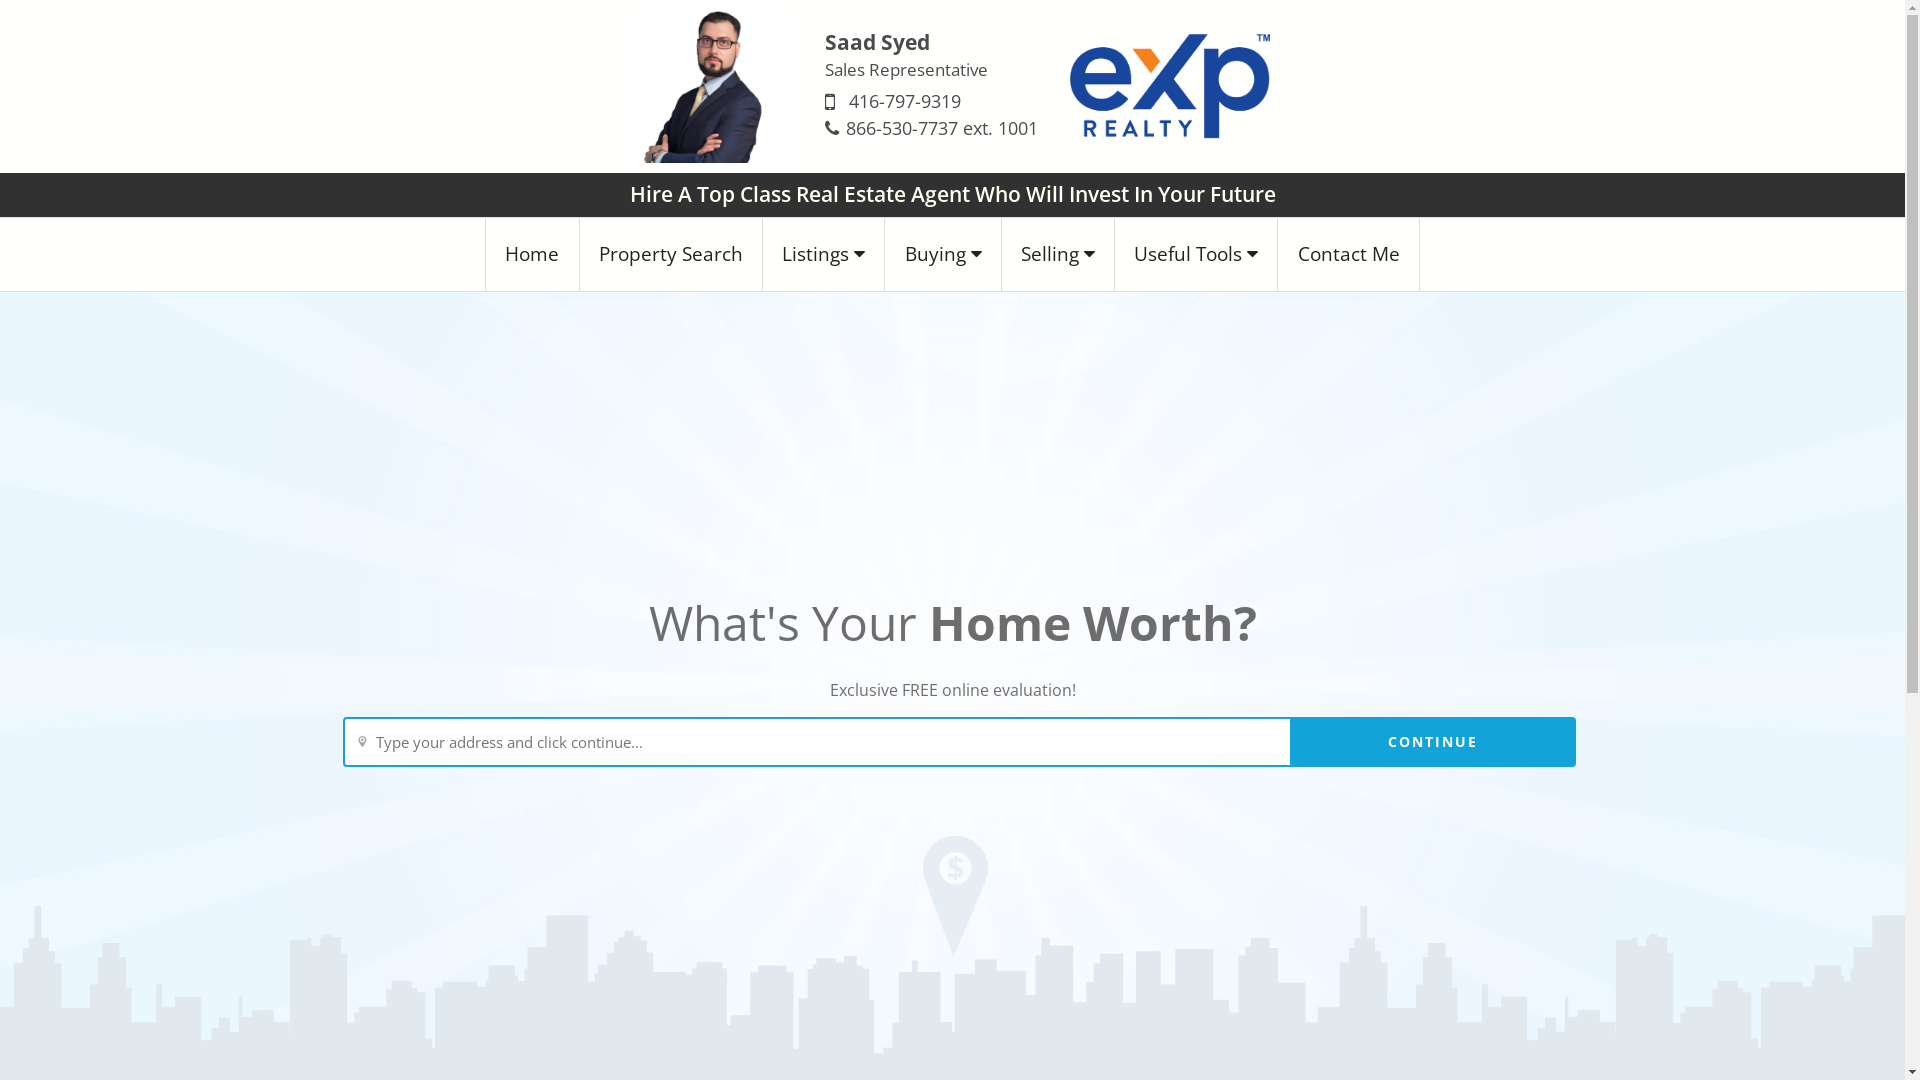 Image resolution: width=1920 pixels, height=1080 pixels. Describe the element at coordinates (532, 253) in the screenshot. I see `'Home'` at that location.